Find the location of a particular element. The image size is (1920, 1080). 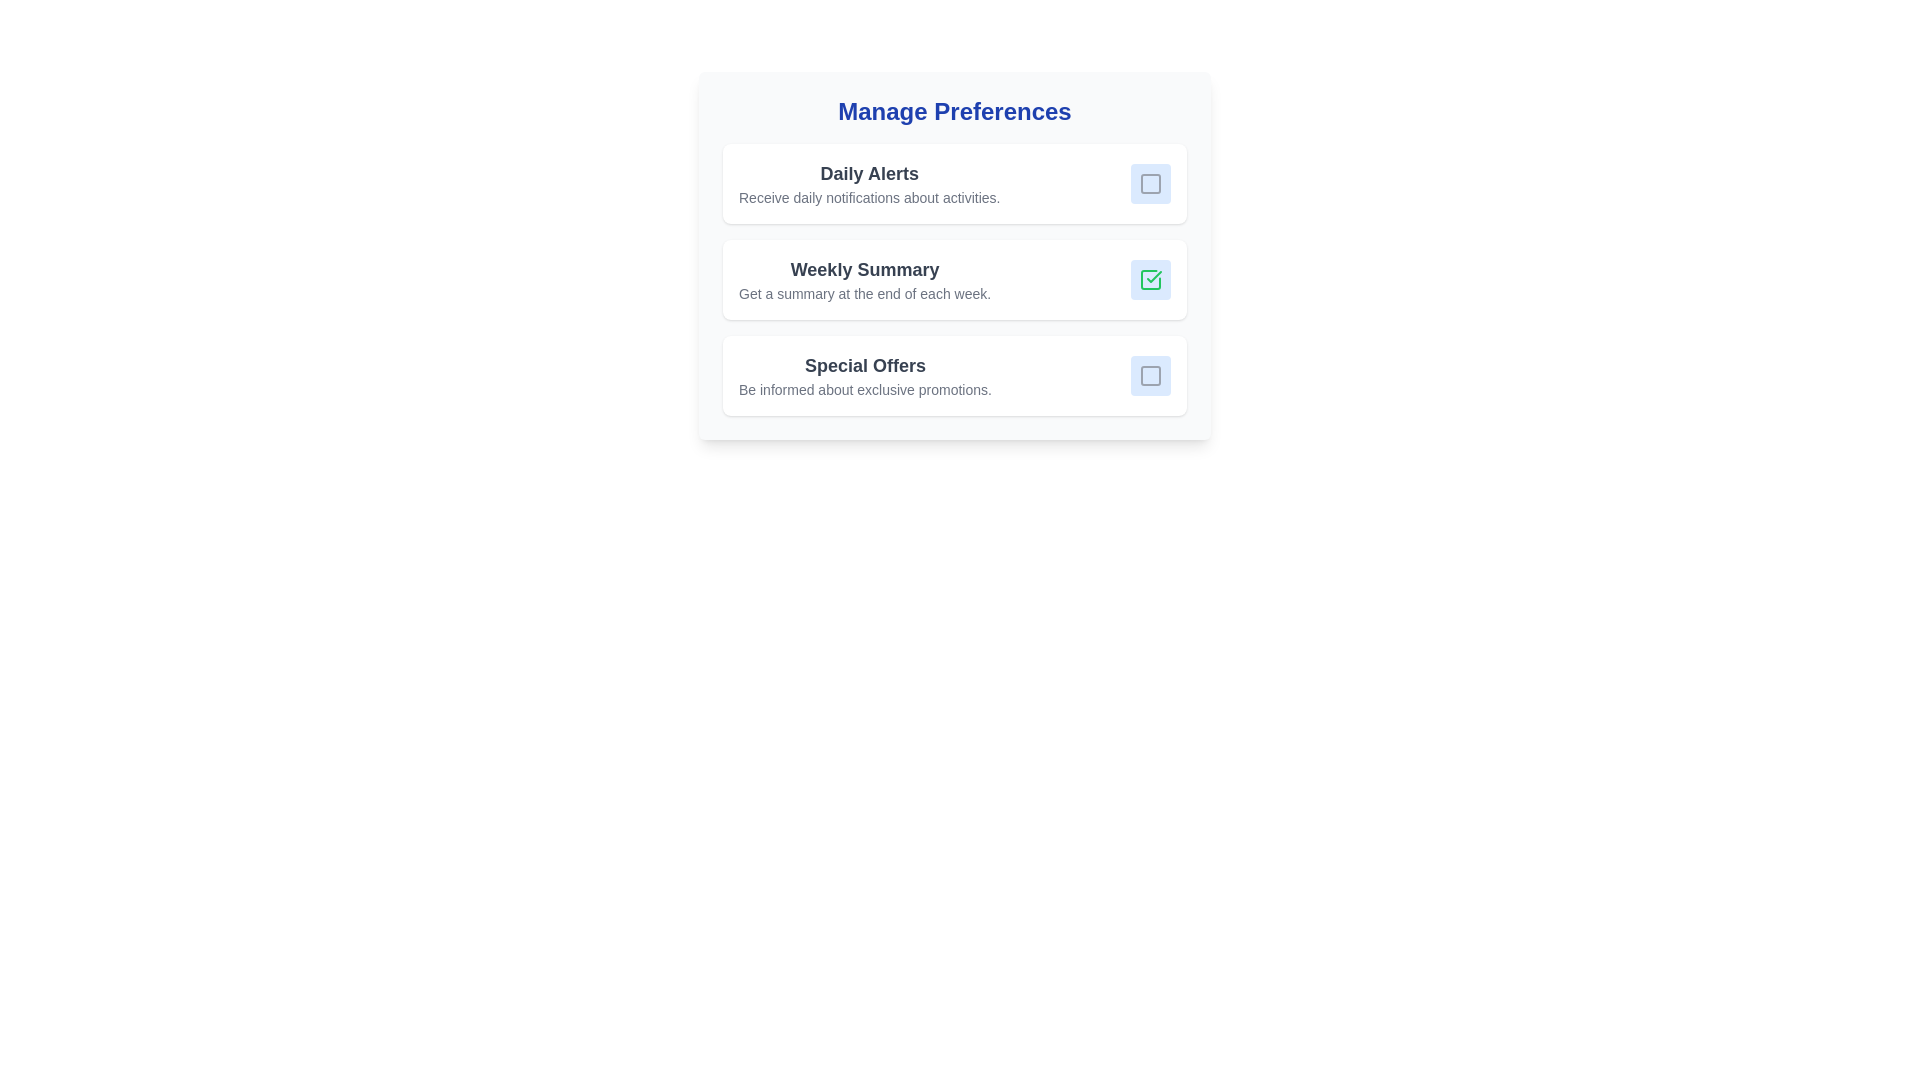

the toggle icon styled as an interactive indicator for 'Special Offers' located at the right end of the card is located at coordinates (1151, 375).